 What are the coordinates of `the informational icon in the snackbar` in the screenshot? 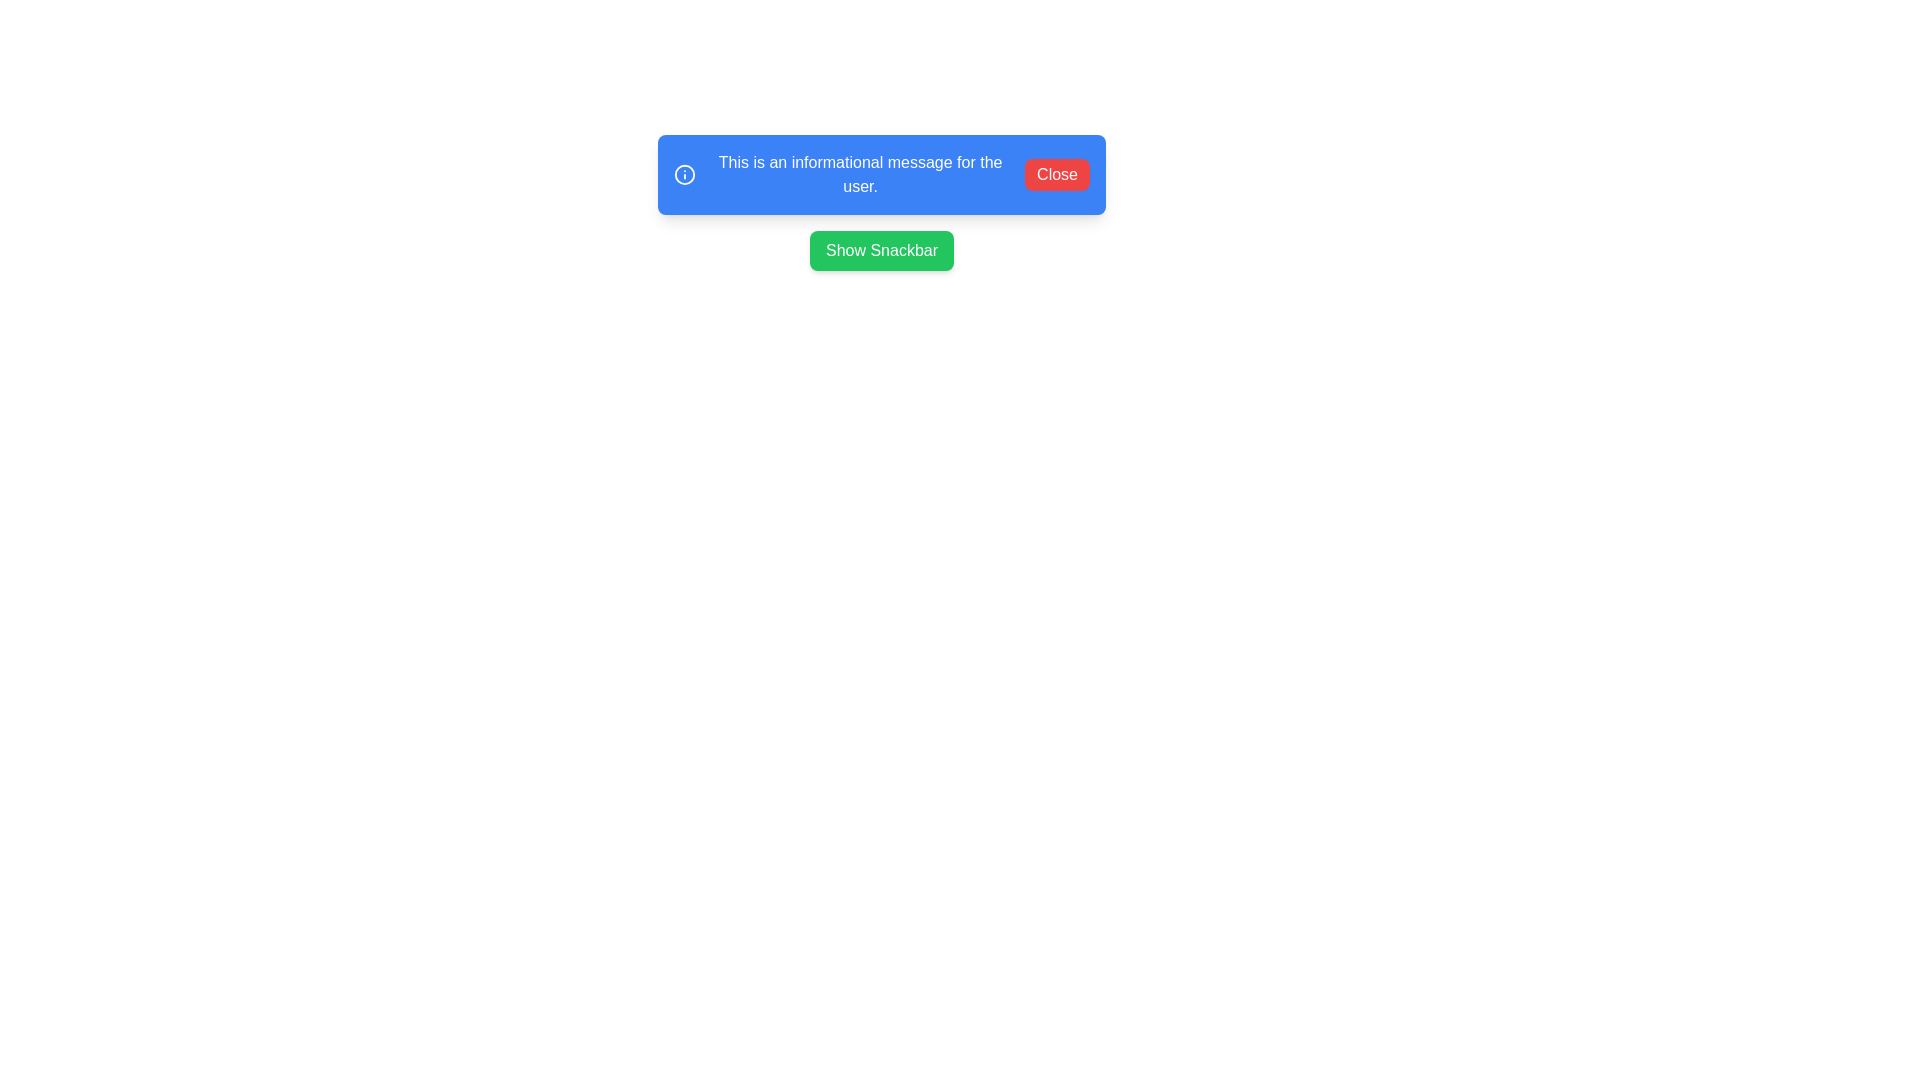 It's located at (685, 173).